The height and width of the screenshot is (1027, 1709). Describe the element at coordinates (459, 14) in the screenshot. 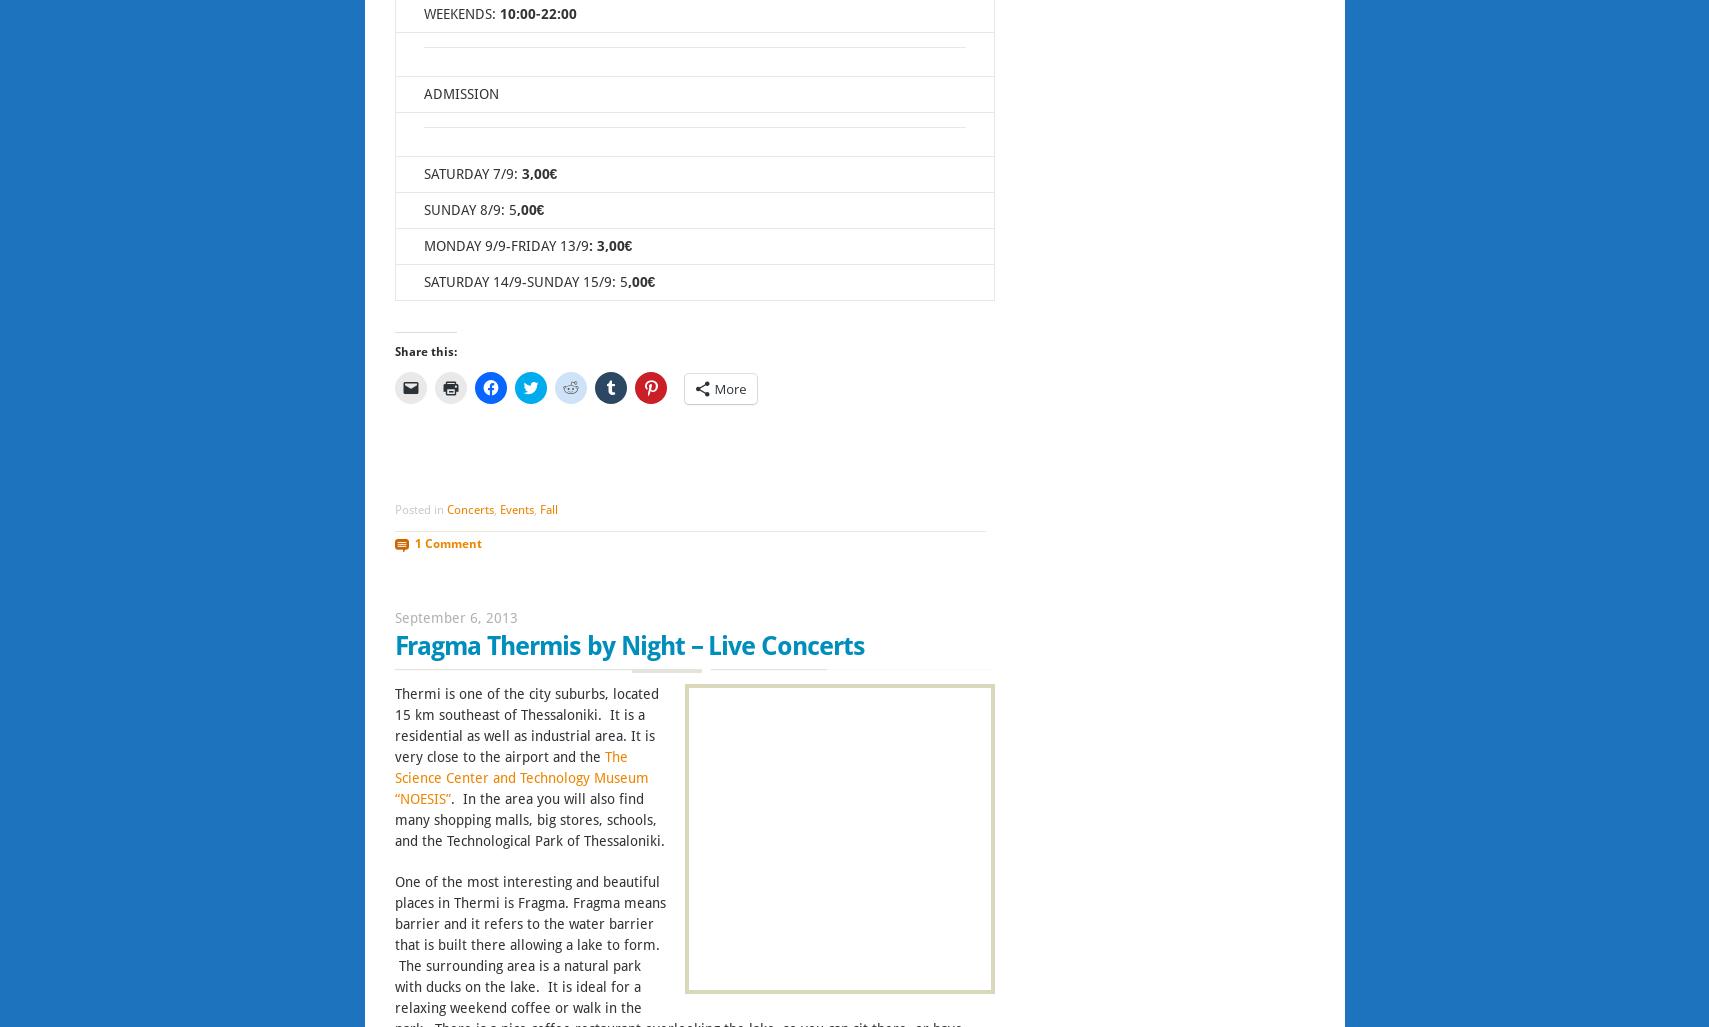

I see `'WEEKENDS:'` at that location.